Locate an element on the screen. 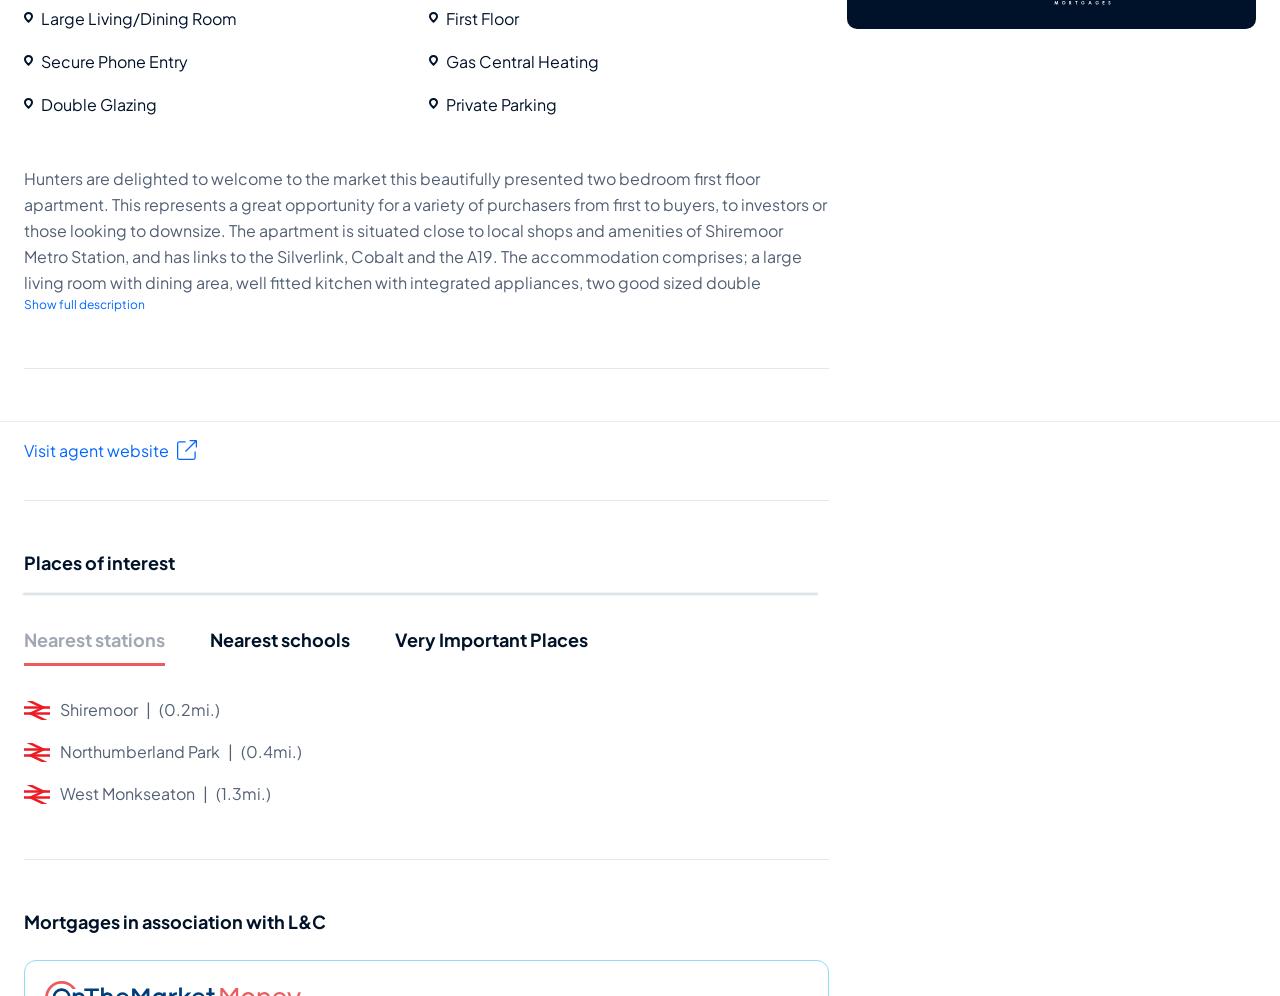 The width and height of the screenshot is (1280, 996). '0.4mi.' is located at coordinates (269, 750).